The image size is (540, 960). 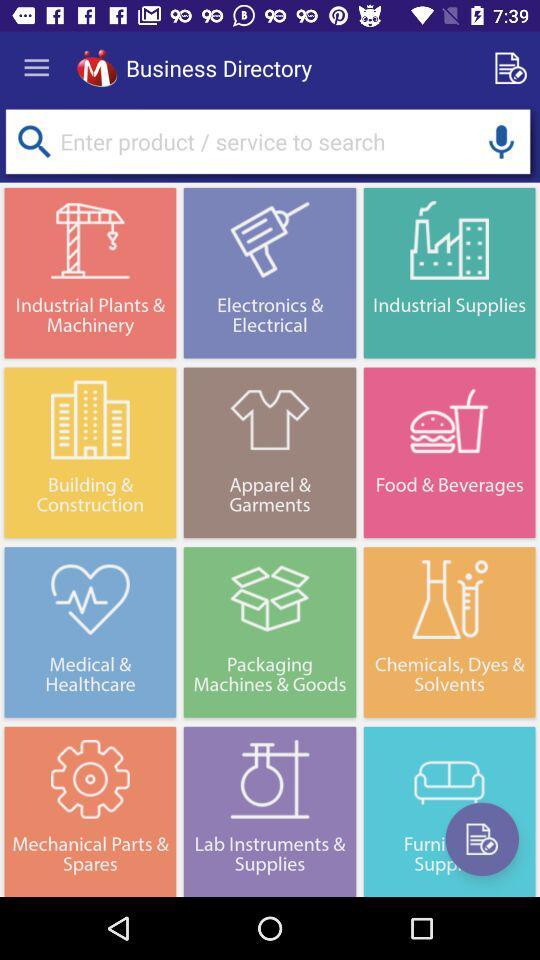 I want to click on the description icon, so click(x=481, y=839).